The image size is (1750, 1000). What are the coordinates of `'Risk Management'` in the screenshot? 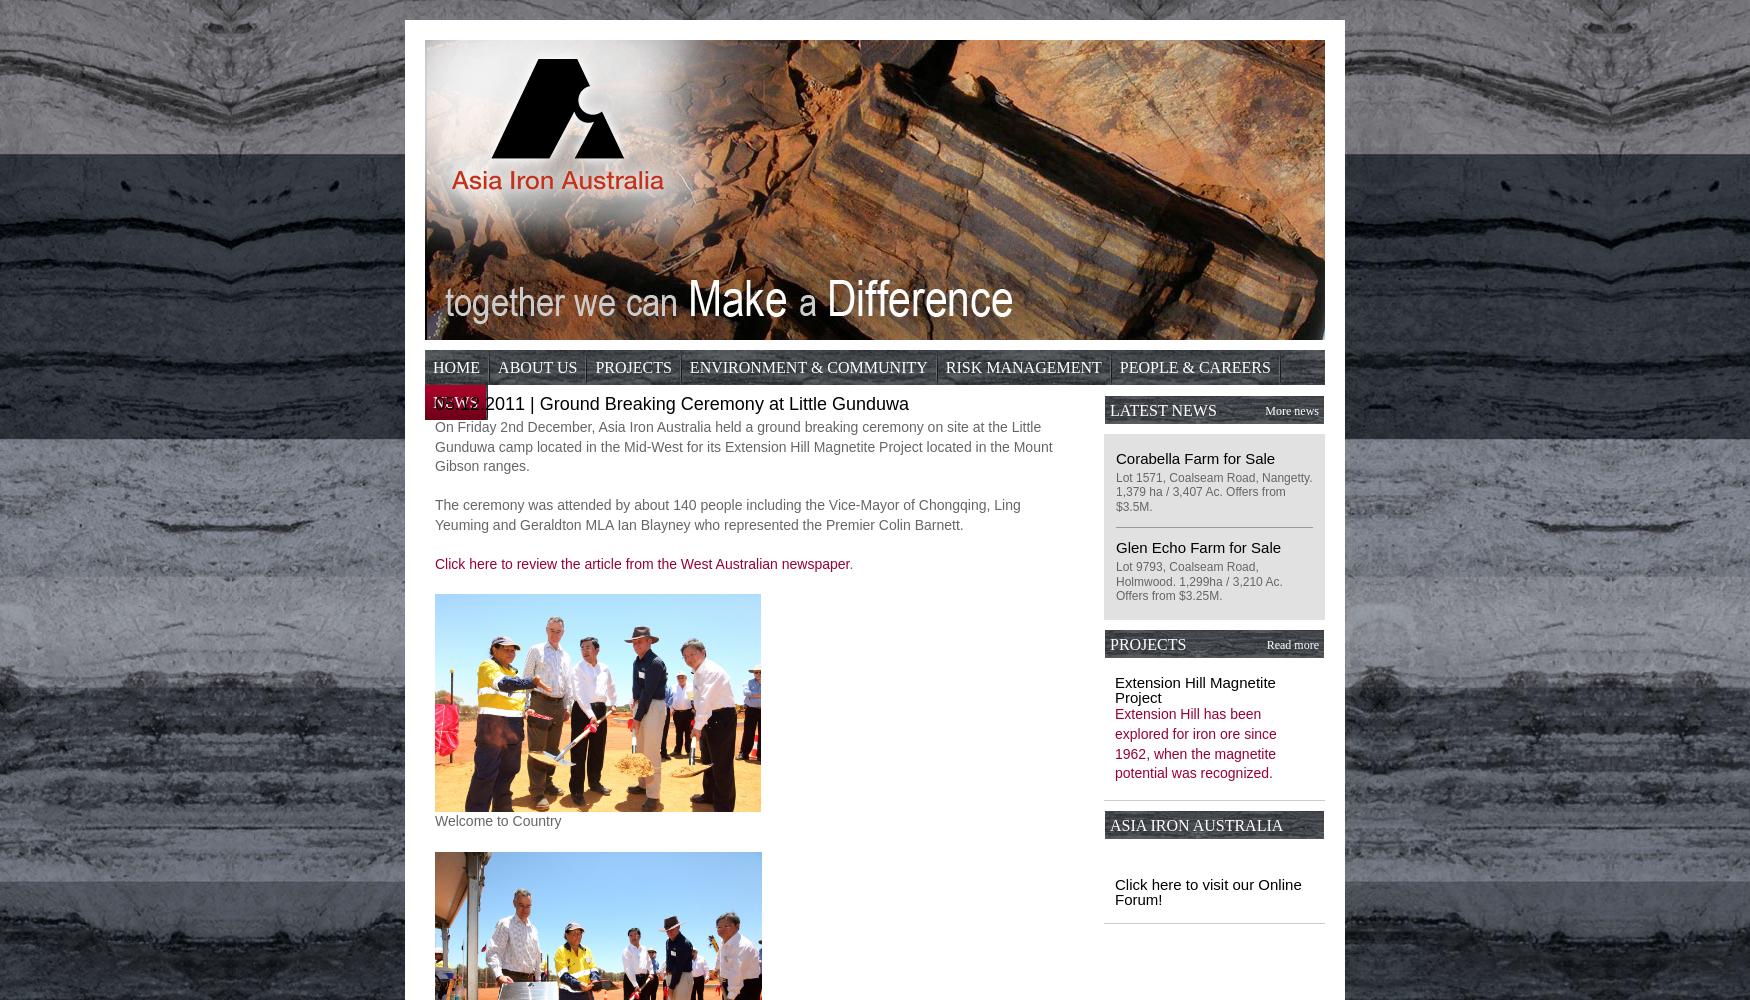 It's located at (1022, 366).